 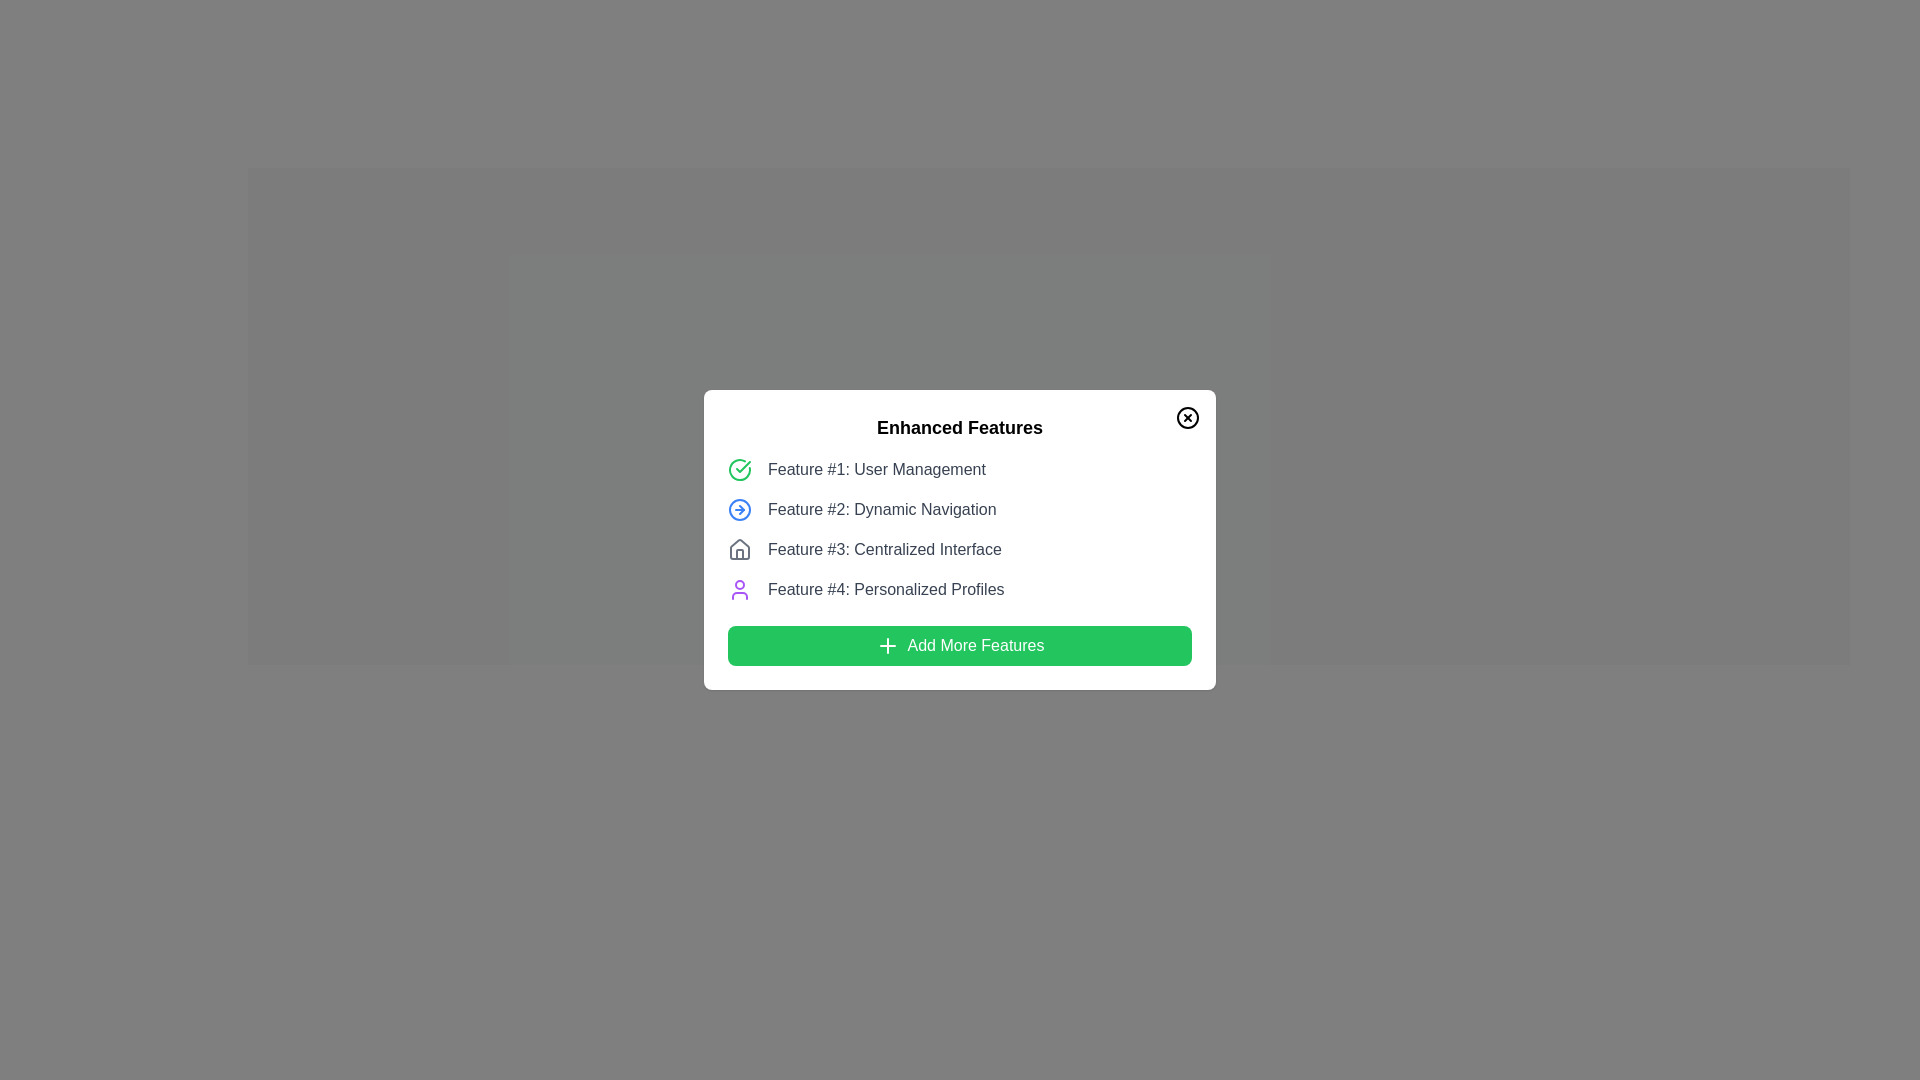 What do you see at coordinates (738, 508) in the screenshot?
I see `the circular arrow icon pointing to the right, which is styled in blue and located to the left of the text 'Feature #2: Dynamic Navigation' in the second row of the main feature list` at bounding box center [738, 508].